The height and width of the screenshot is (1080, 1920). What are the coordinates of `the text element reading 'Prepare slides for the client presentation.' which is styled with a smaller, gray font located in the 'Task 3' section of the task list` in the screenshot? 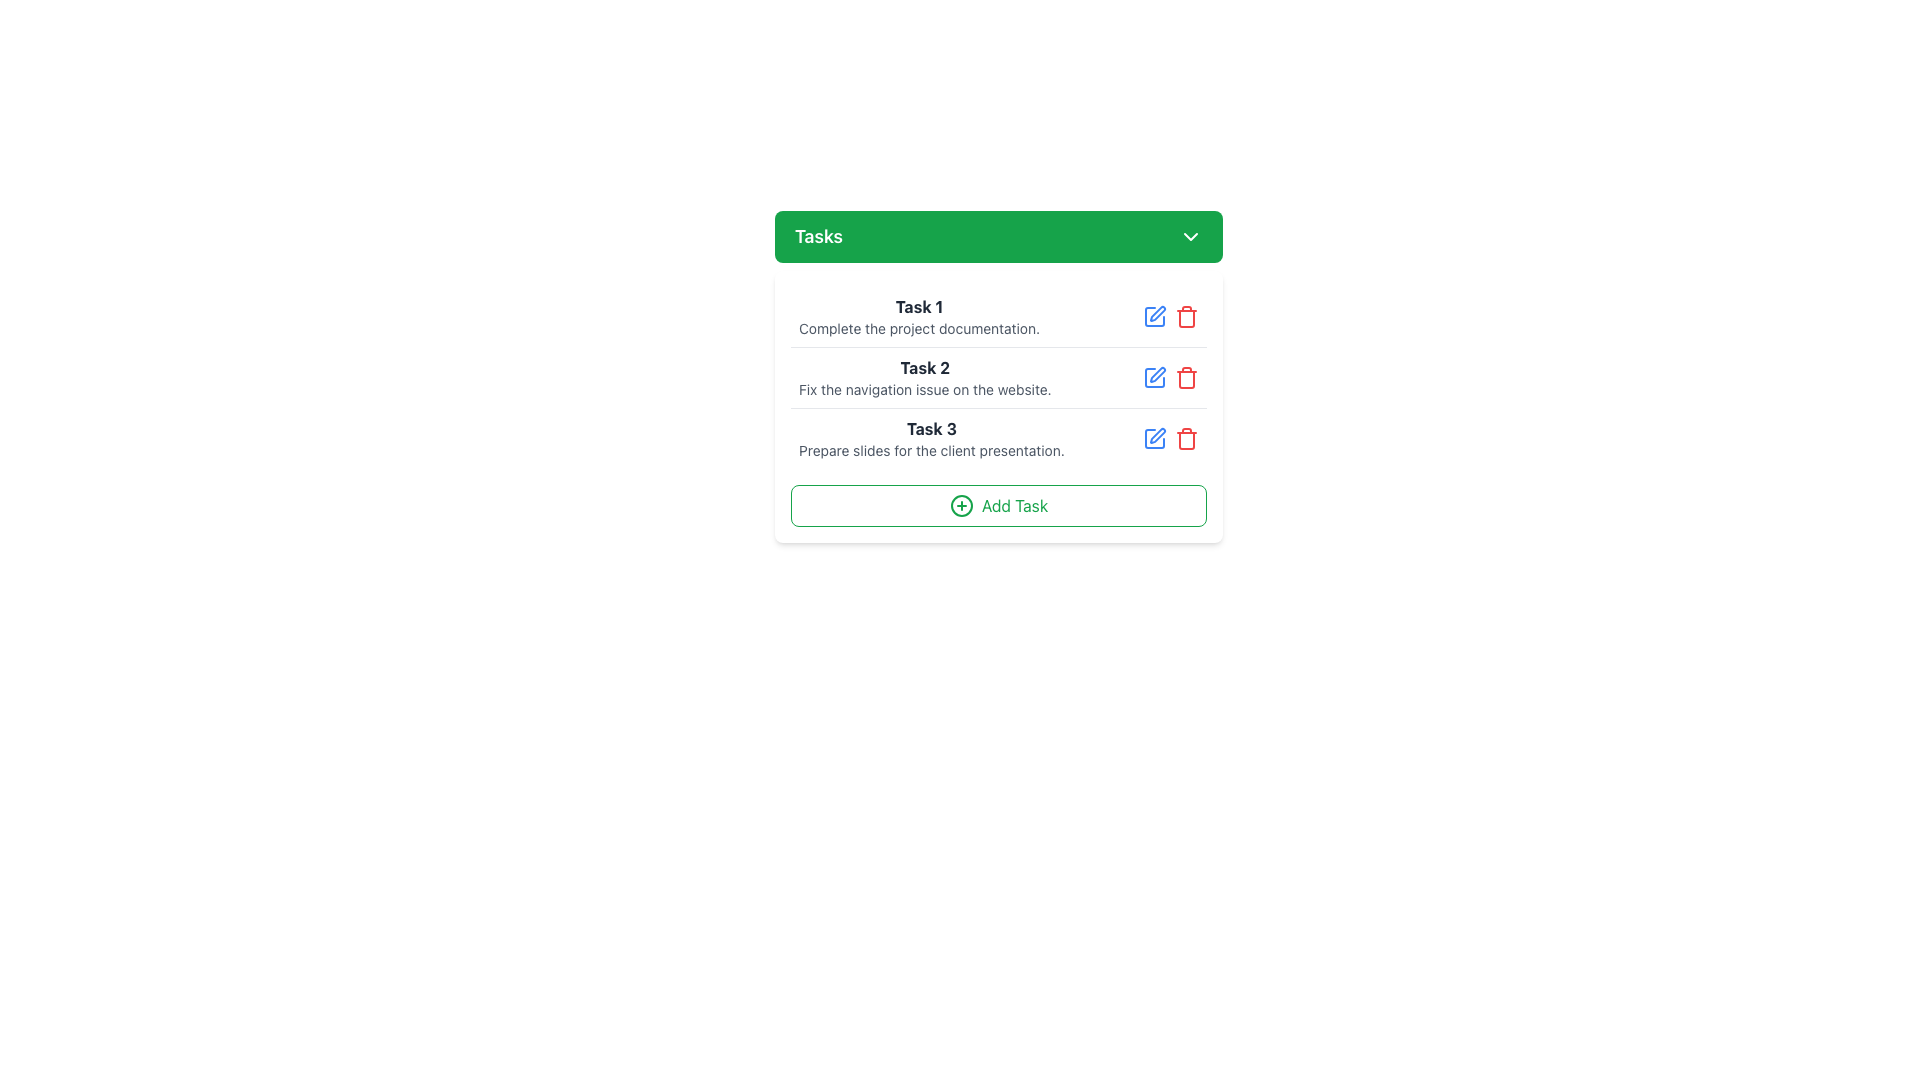 It's located at (930, 451).